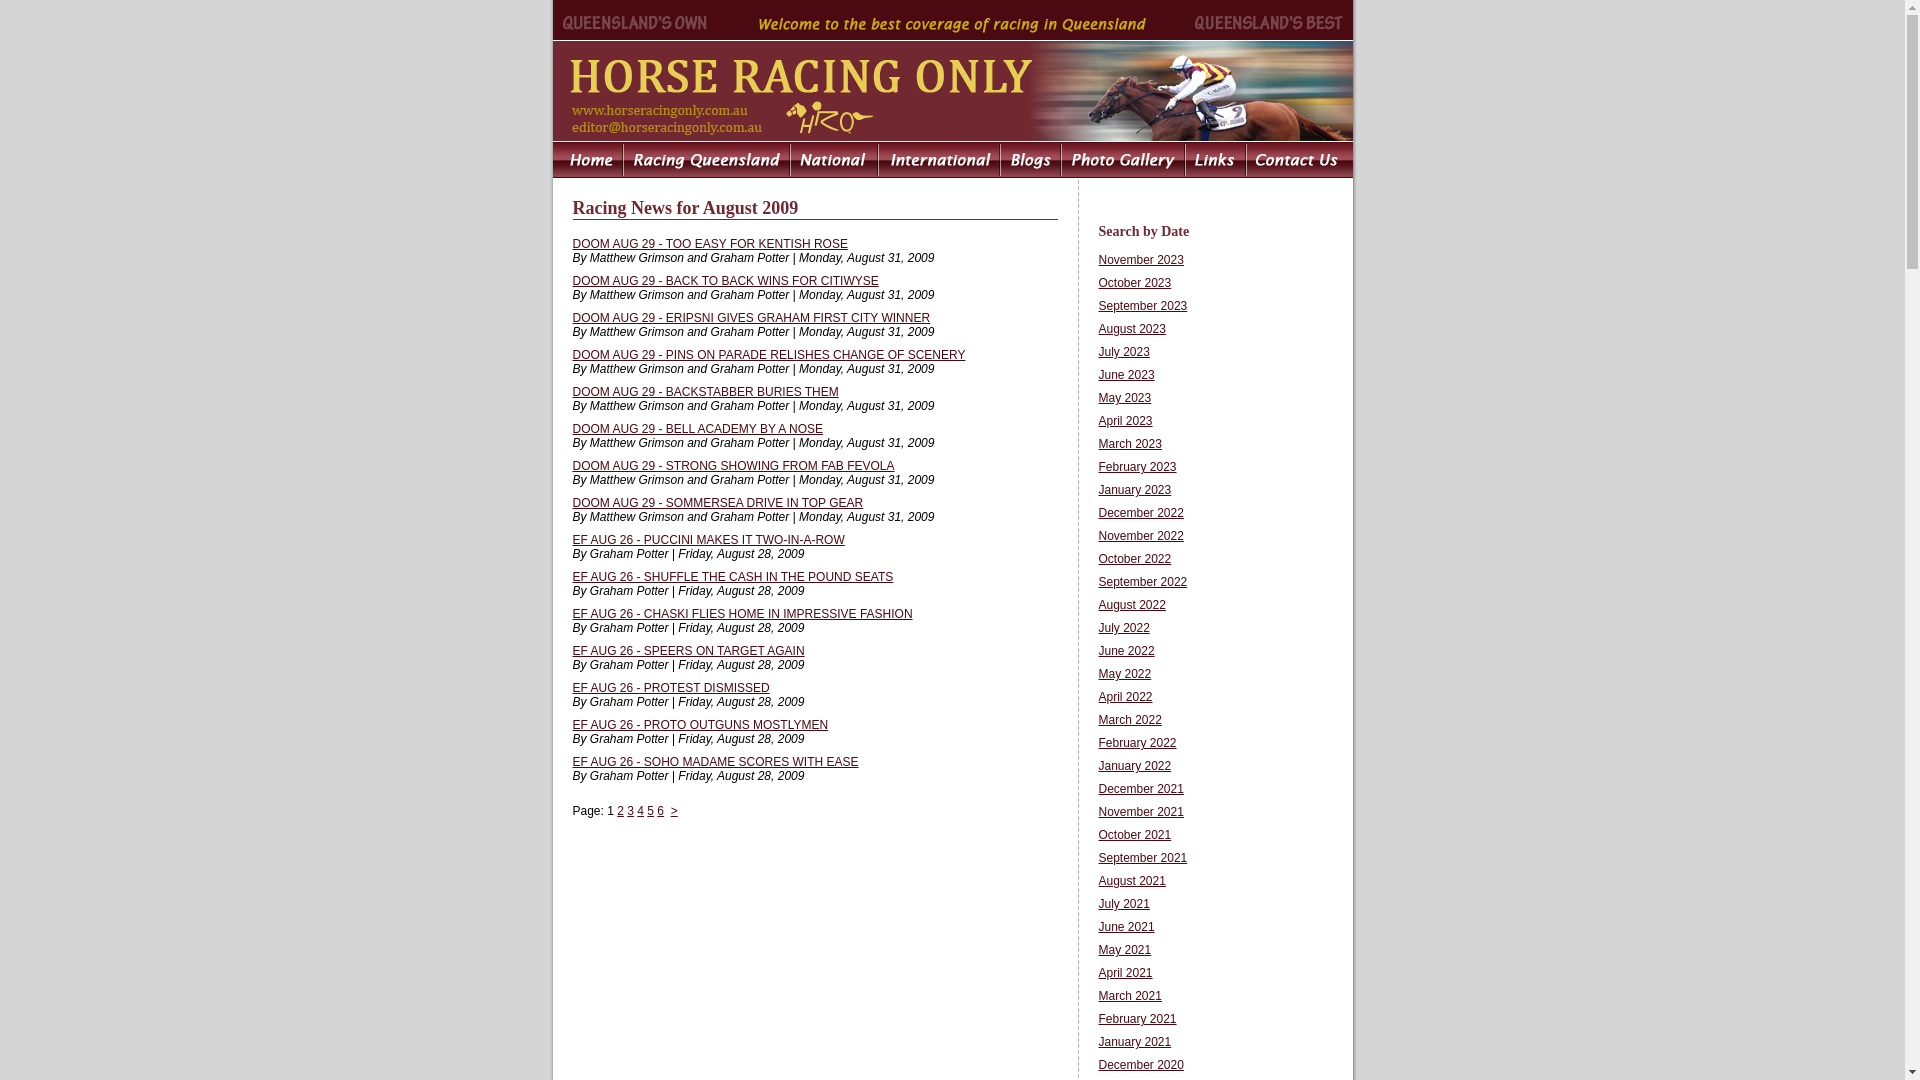 This screenshot has width=1920, height=1080. Describe the element at coordinates (709, 242) in the screenshot. I see `'DOOM AUG 29 - TOO EASY FOR KENTISH ROSE'` at that location.